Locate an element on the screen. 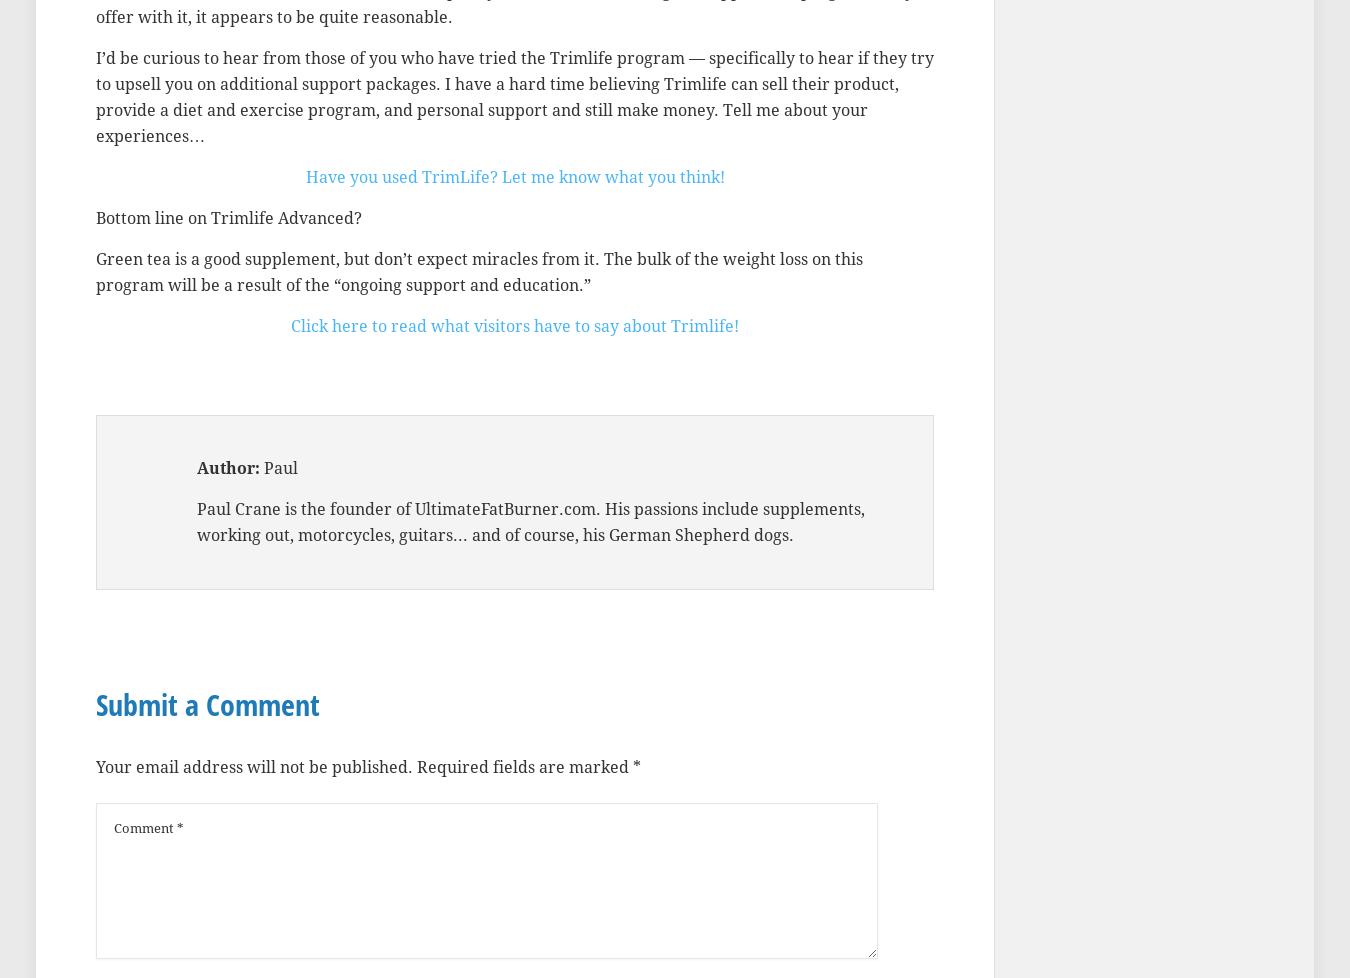 The height and width of the screenshot is (978, 1350). 'Click here to read what visitors have to say about Trimlife!' is located at coordinates (514, 325).